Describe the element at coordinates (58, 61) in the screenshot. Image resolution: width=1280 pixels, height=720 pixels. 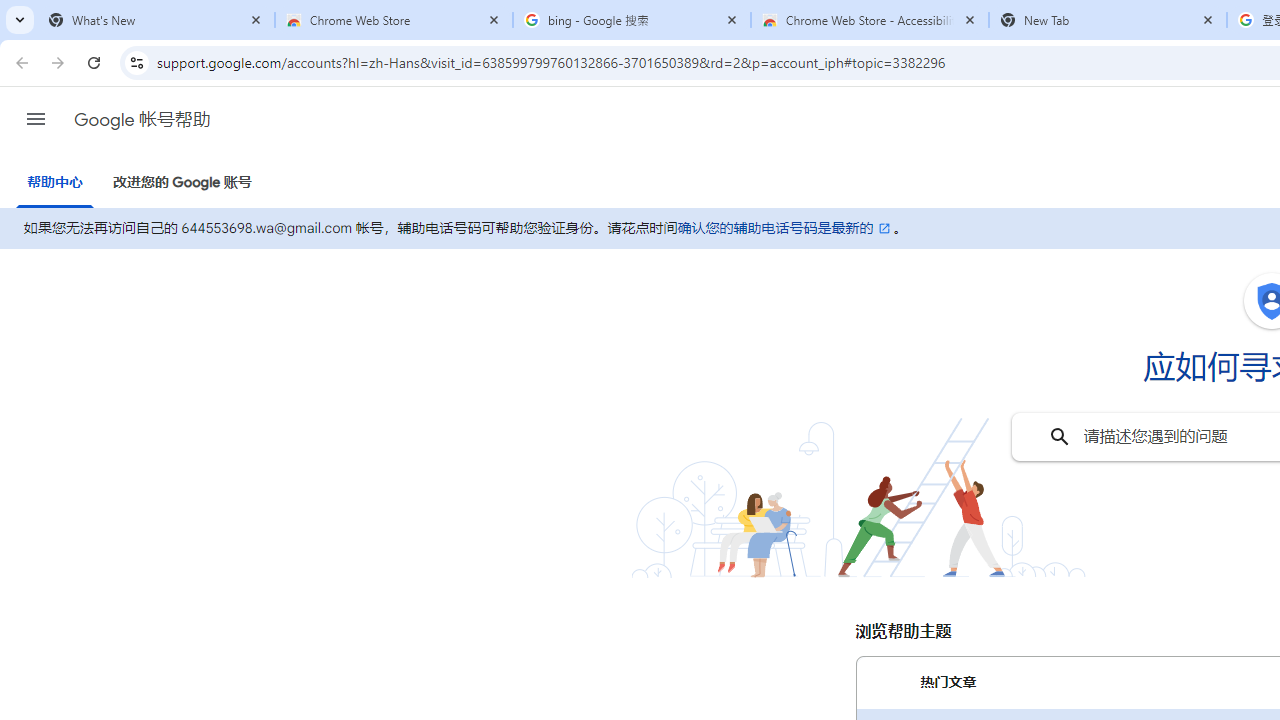
I see `'Forward'` at that location.